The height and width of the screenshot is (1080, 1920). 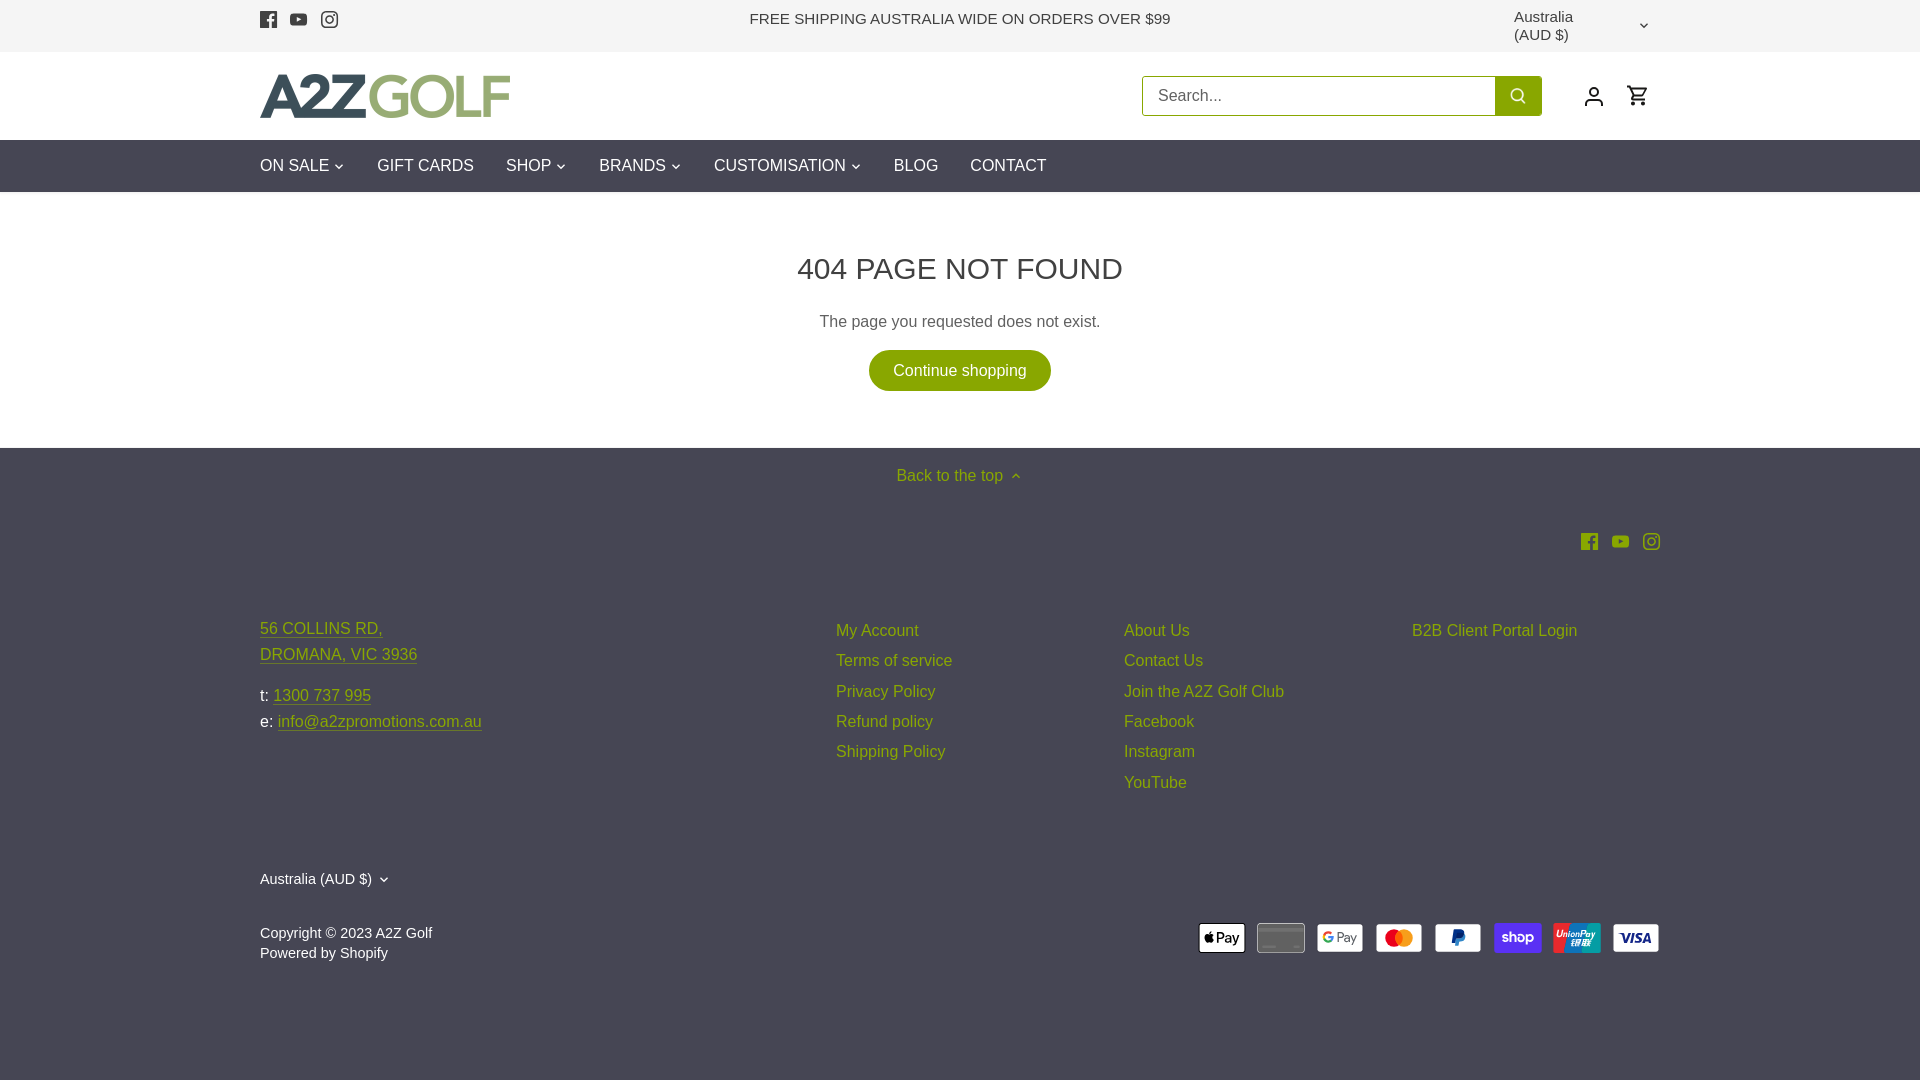 What do you see at coordinates (297, 19) in the screenshot?
I see `'Youtube'` at bounding box center [297, 19].